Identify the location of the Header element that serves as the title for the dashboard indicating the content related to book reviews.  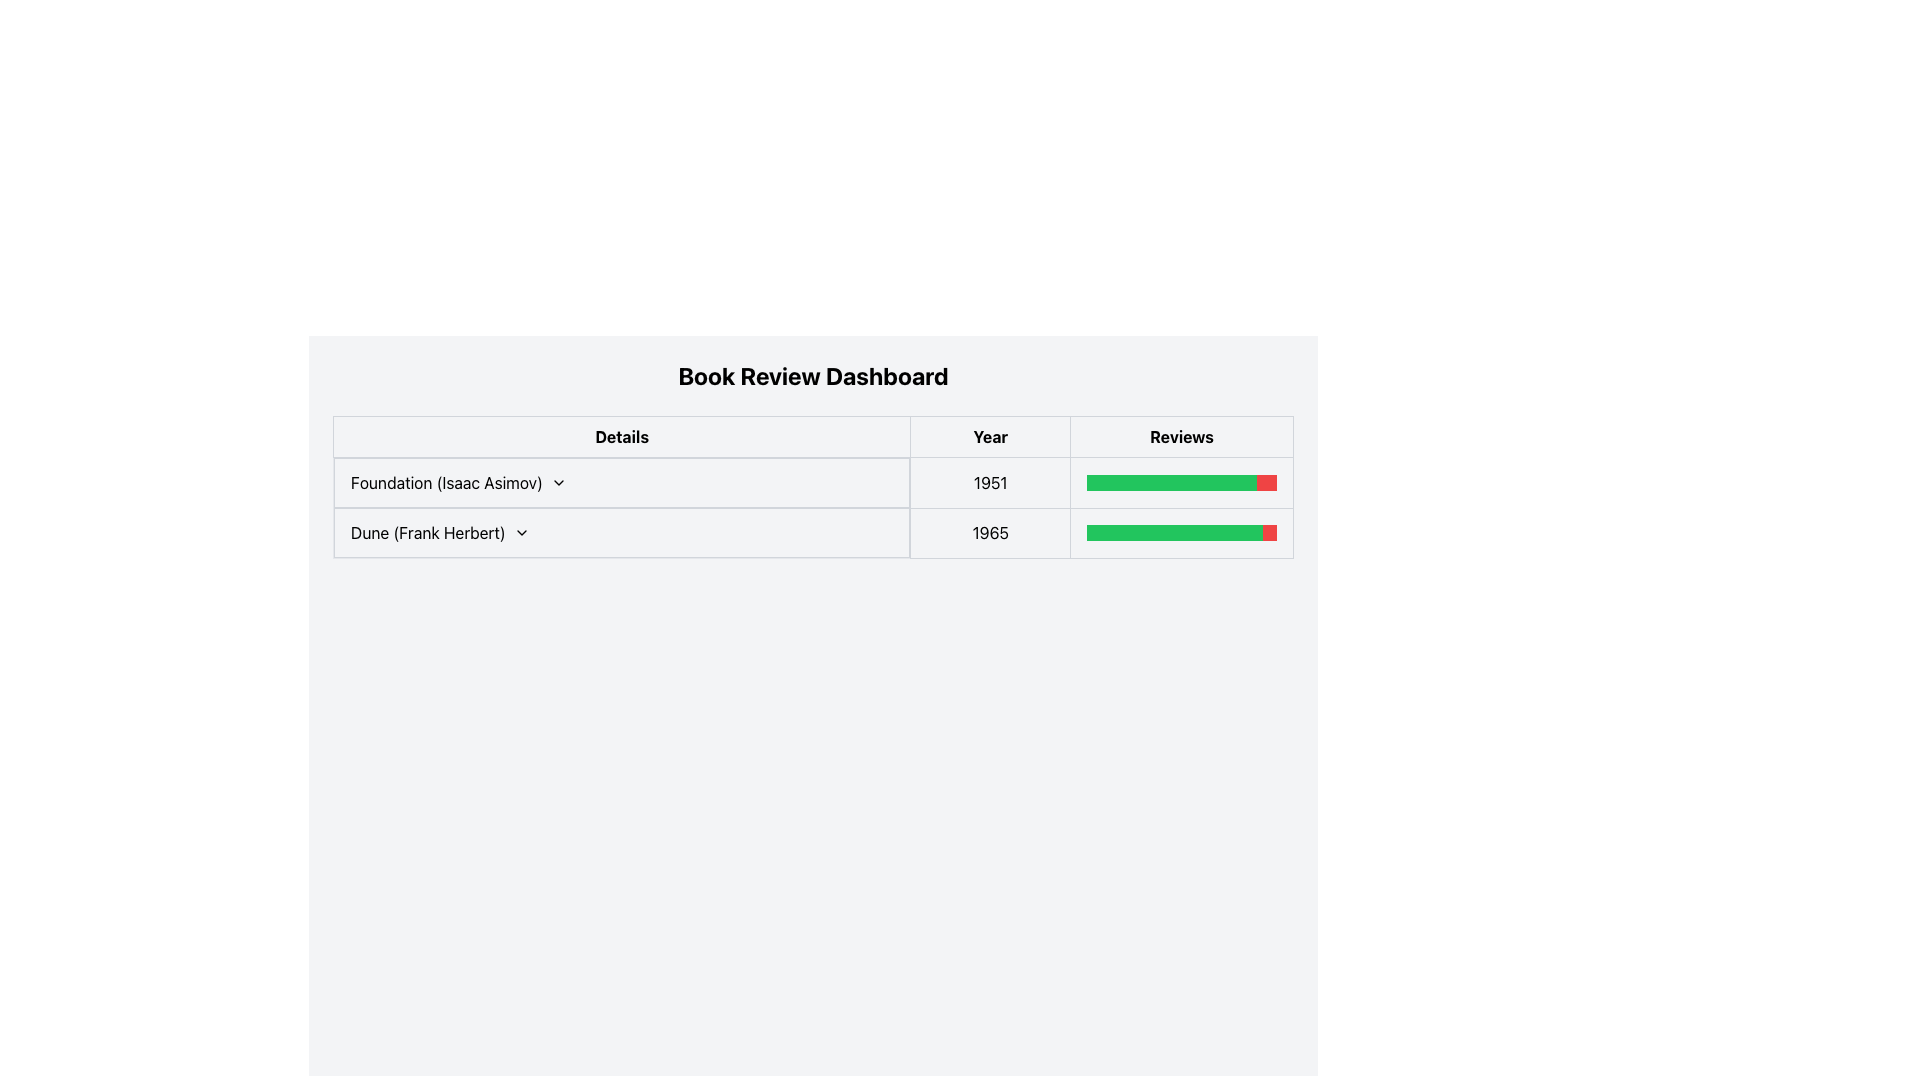
(813, 375).